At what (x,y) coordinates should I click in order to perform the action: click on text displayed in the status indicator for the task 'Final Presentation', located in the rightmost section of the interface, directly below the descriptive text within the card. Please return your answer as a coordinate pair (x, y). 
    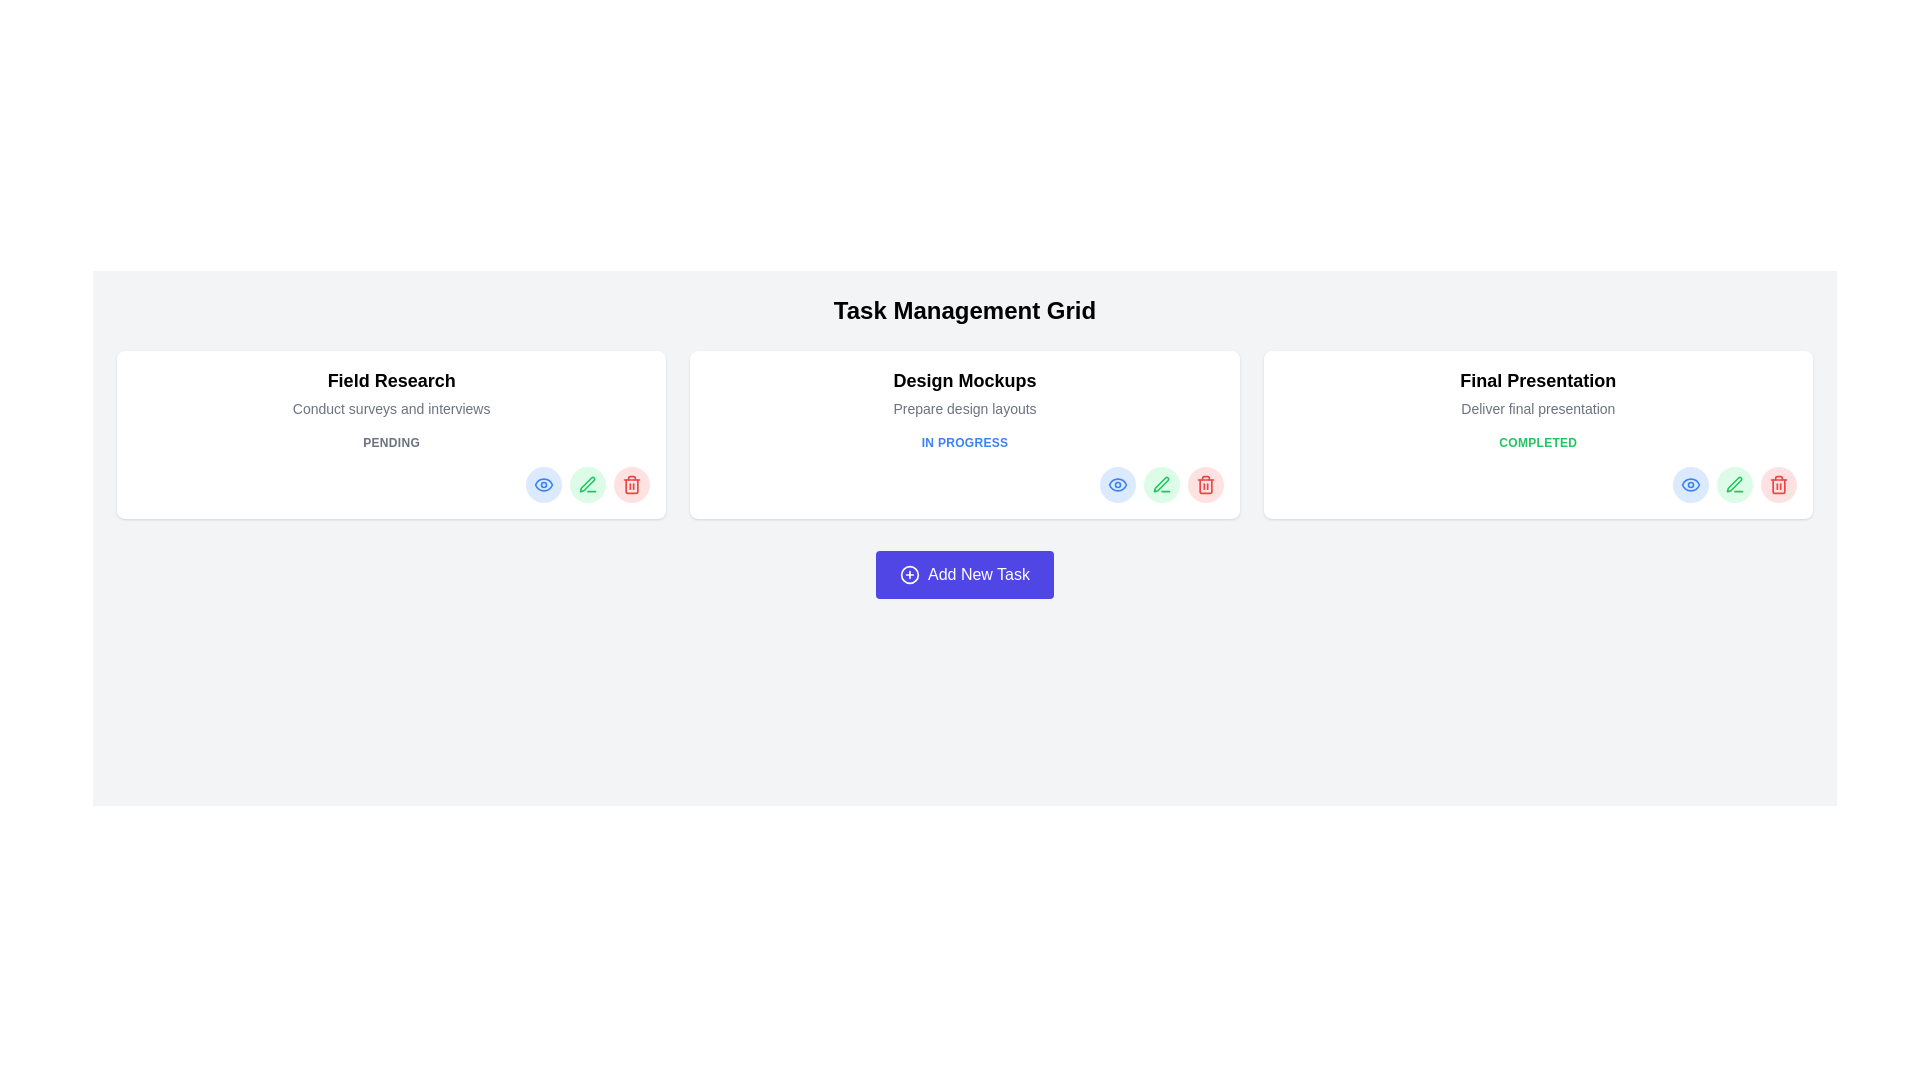
    Looking at the image, I should click on (1537, 442).